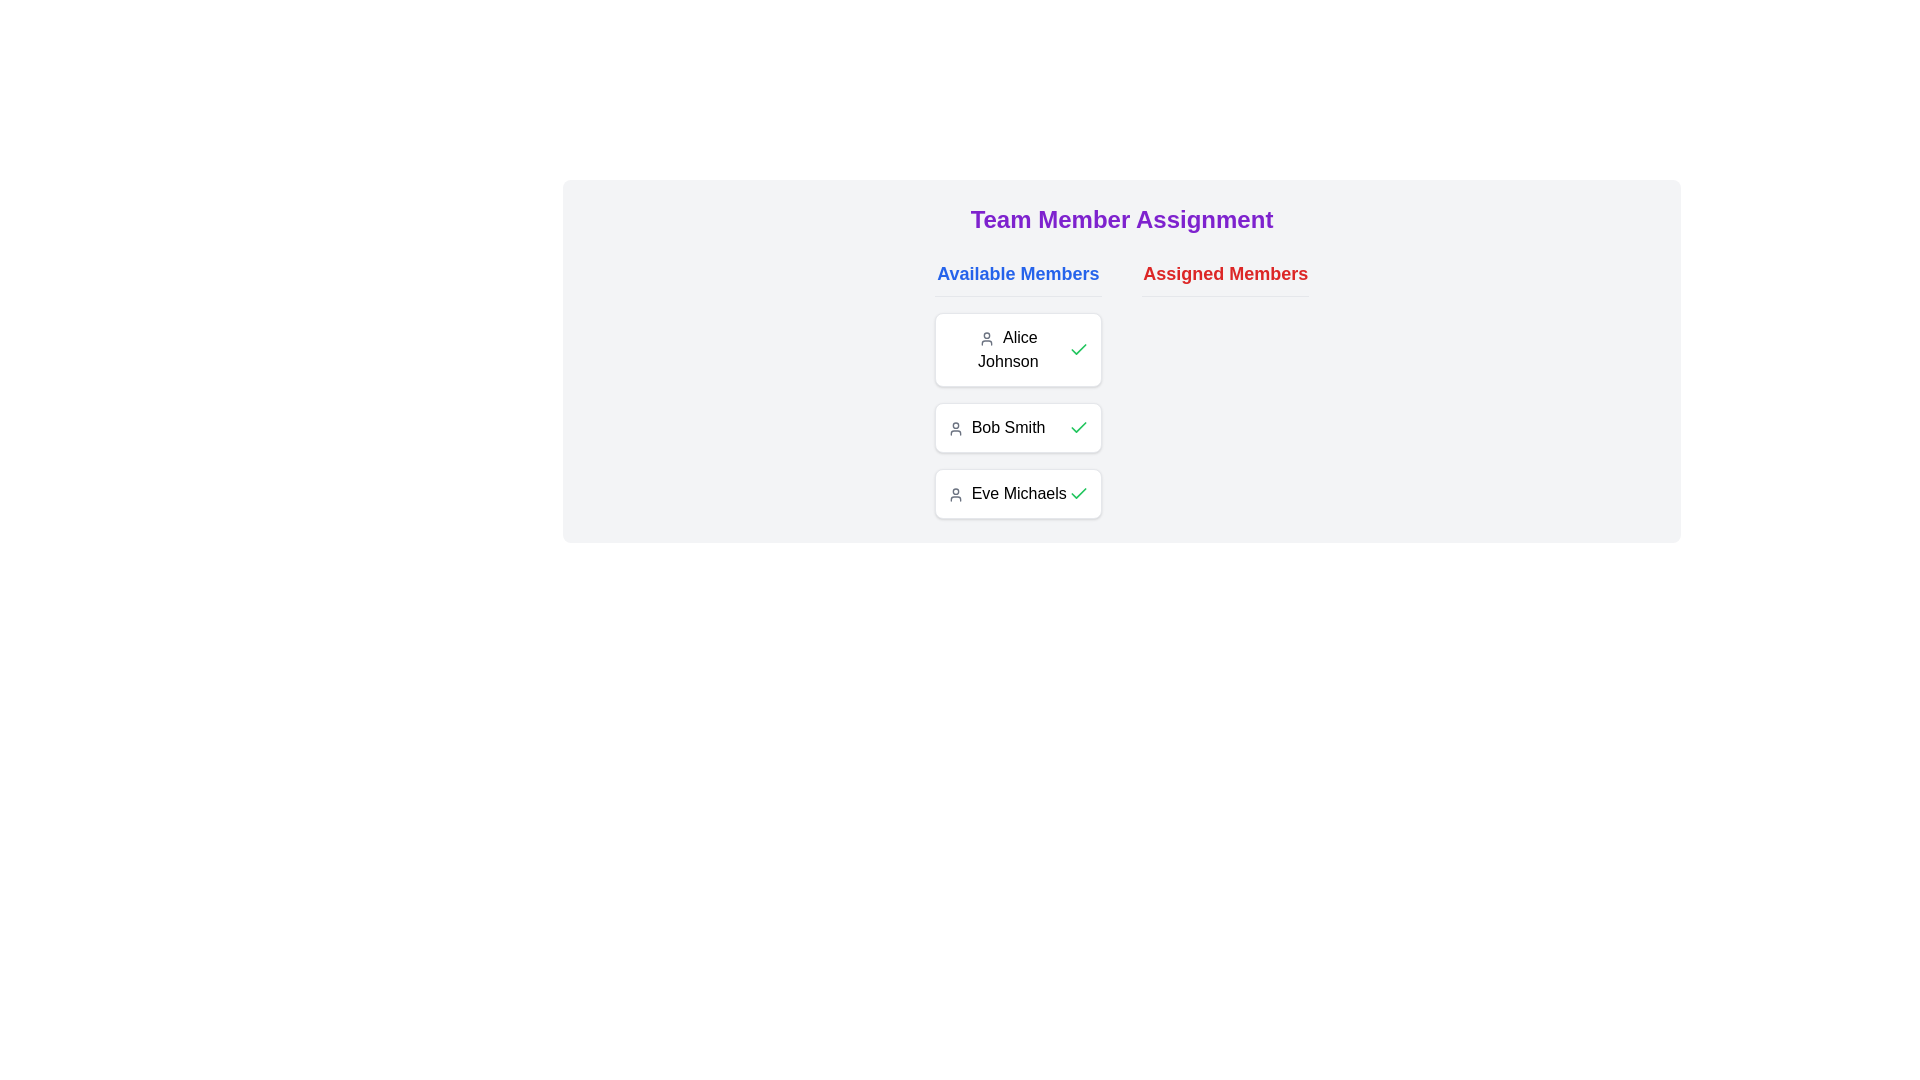 The image size is (1920, 1080). Describe the element at coordinates (1019, 493) in the screenshot. I see `the text label displaying the name 'Eve Michaels', which is the last item in the 'Available Members' list` at that location.